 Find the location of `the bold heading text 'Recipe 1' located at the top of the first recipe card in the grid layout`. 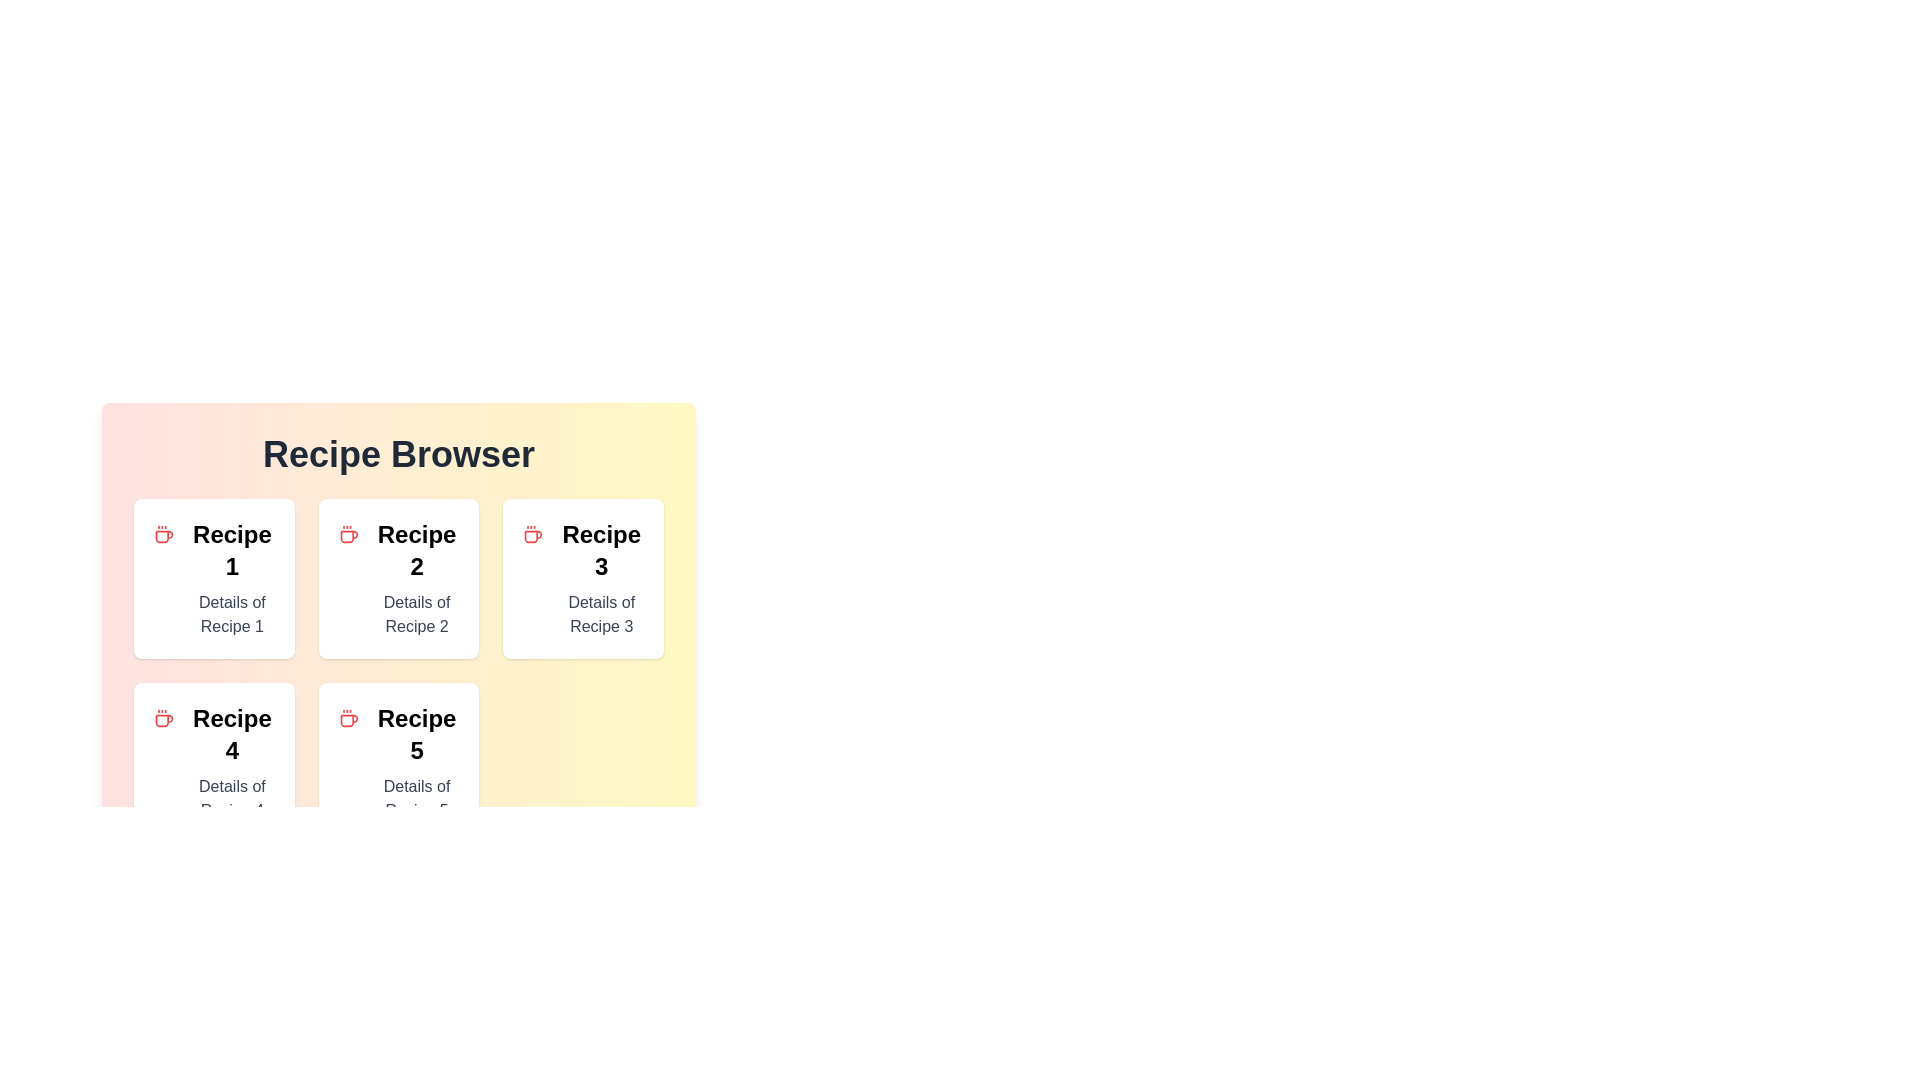

the bold heading text 'Recipe 1' located at the top of the first recipe card in the grid layout is located at coordinates (232, 551).